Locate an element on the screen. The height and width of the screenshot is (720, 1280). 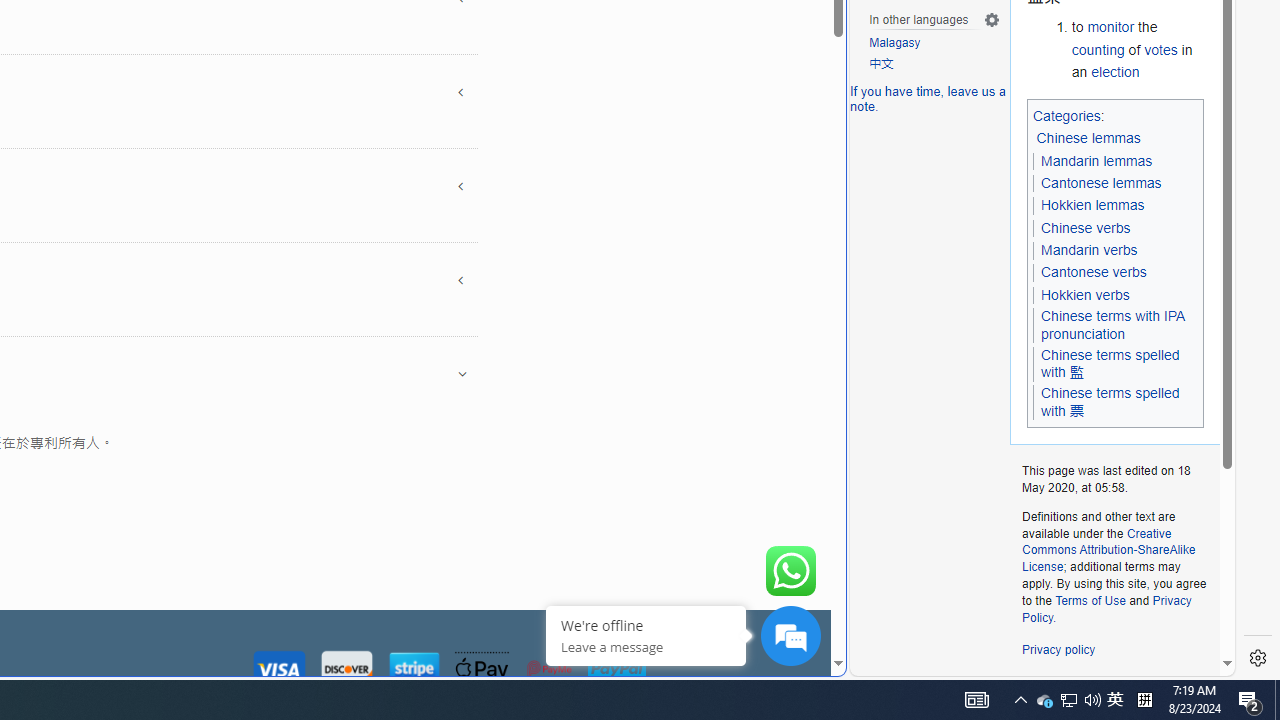
'votes' is located at coordinates (1160, 48).